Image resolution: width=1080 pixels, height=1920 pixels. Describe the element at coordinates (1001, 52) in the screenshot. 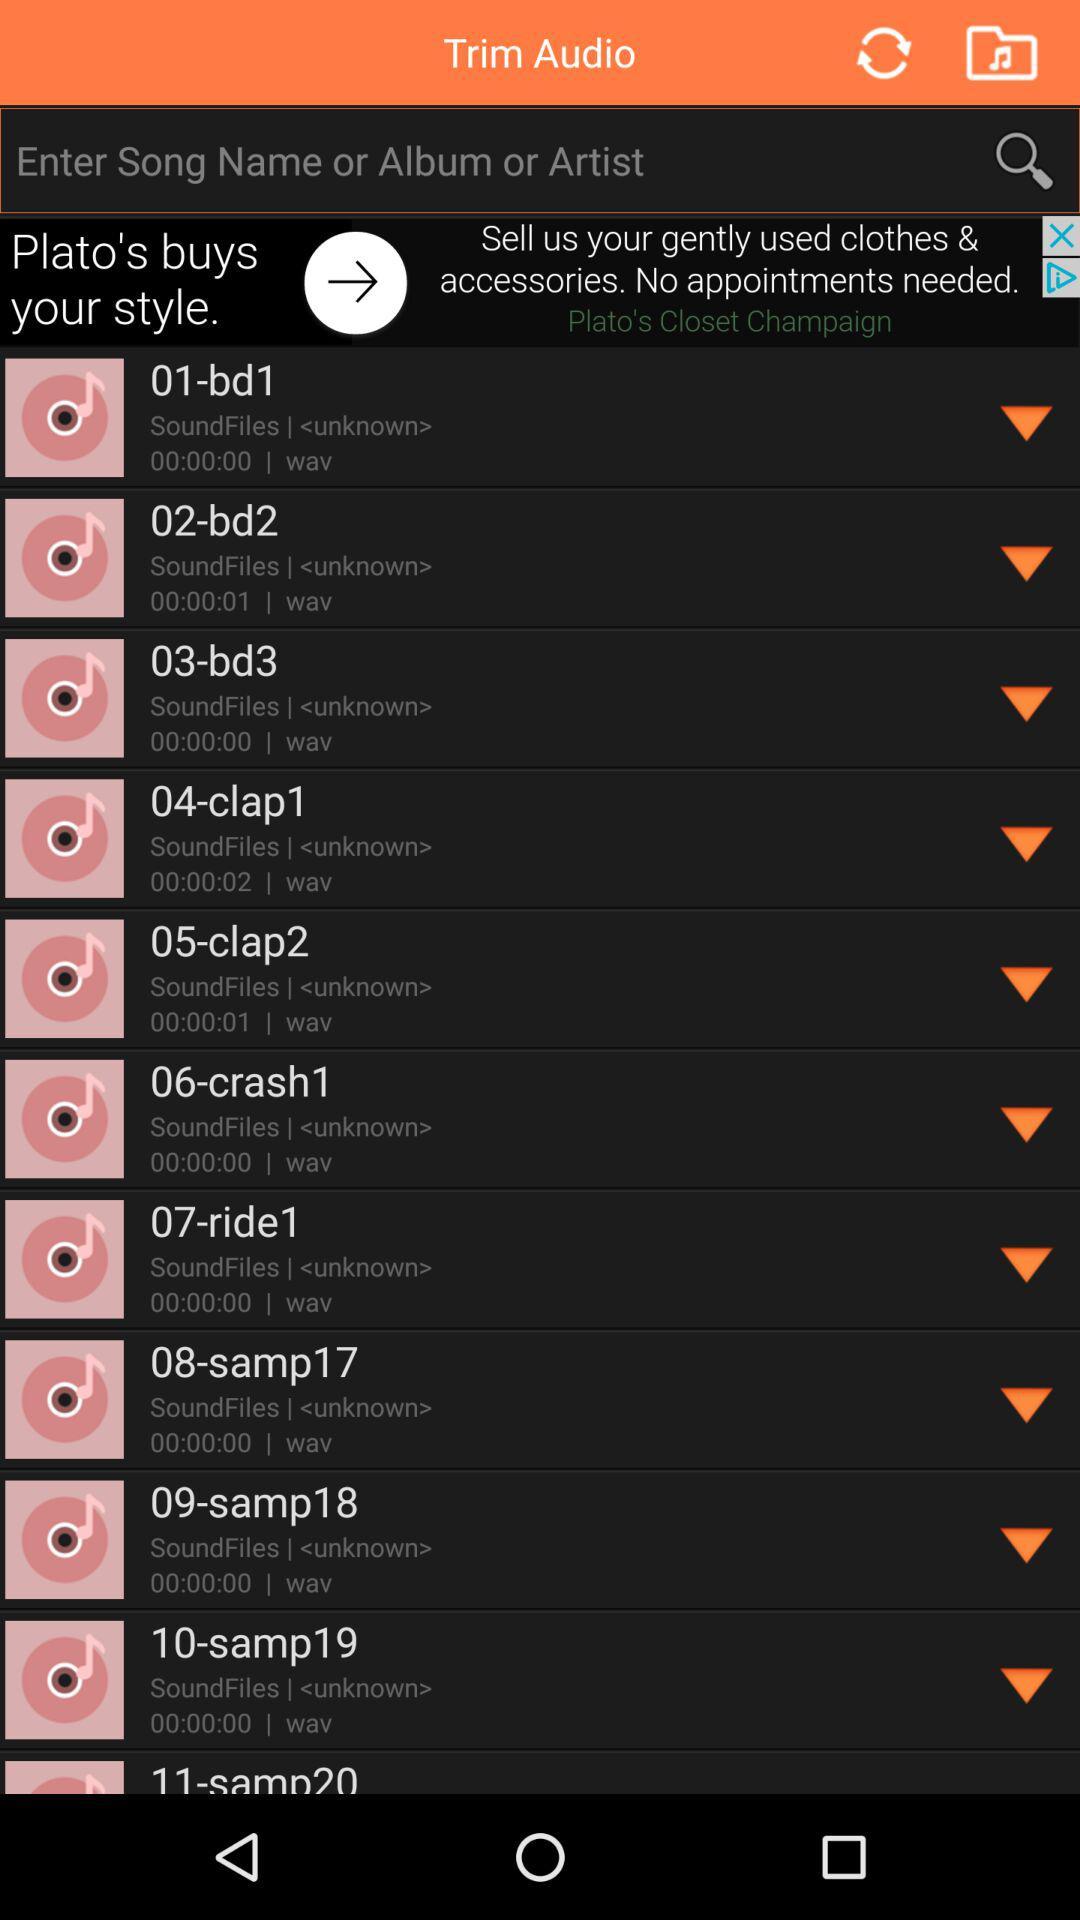

I see `the memory` at that location.